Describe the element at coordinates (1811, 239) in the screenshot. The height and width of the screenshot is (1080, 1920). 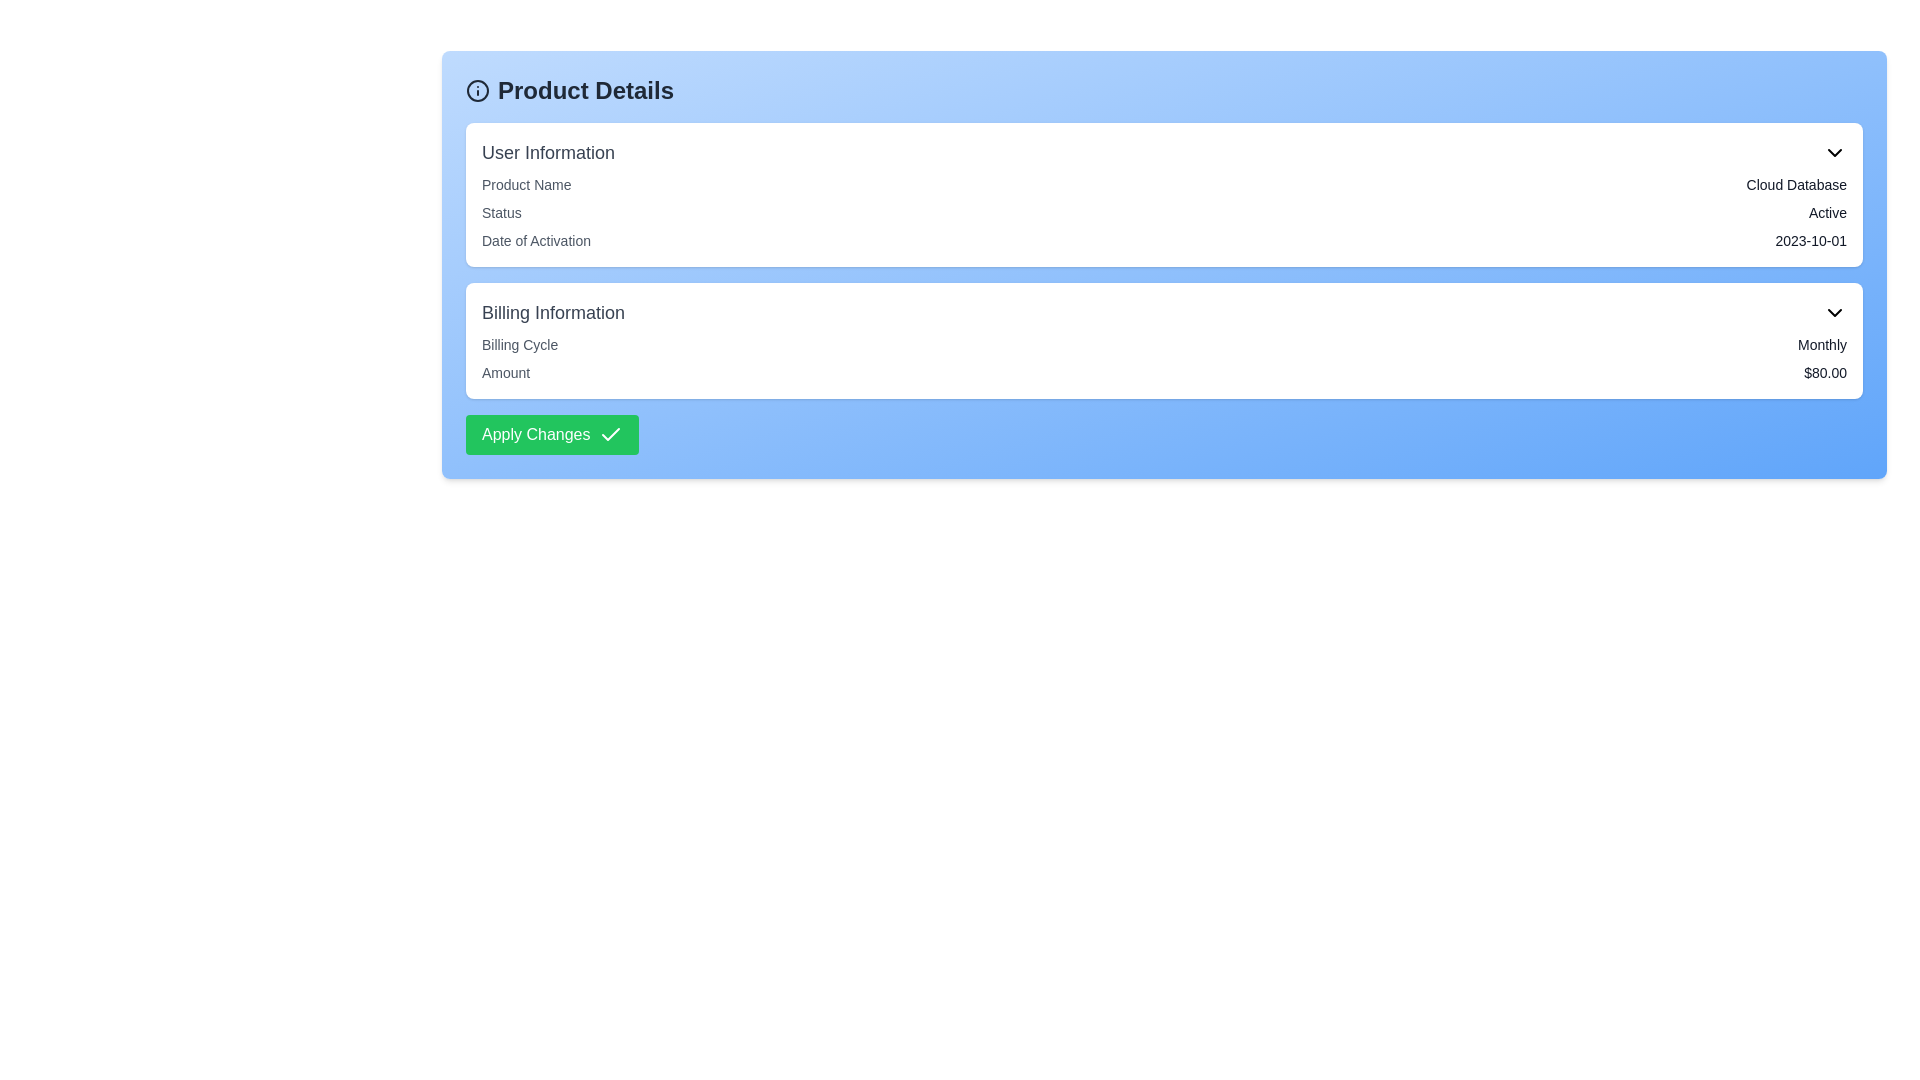
I see `static text display that shows the date '2023-10-01' in the bottom-right portion of the 'User Information' section of the 'Product Details' card` at that location.